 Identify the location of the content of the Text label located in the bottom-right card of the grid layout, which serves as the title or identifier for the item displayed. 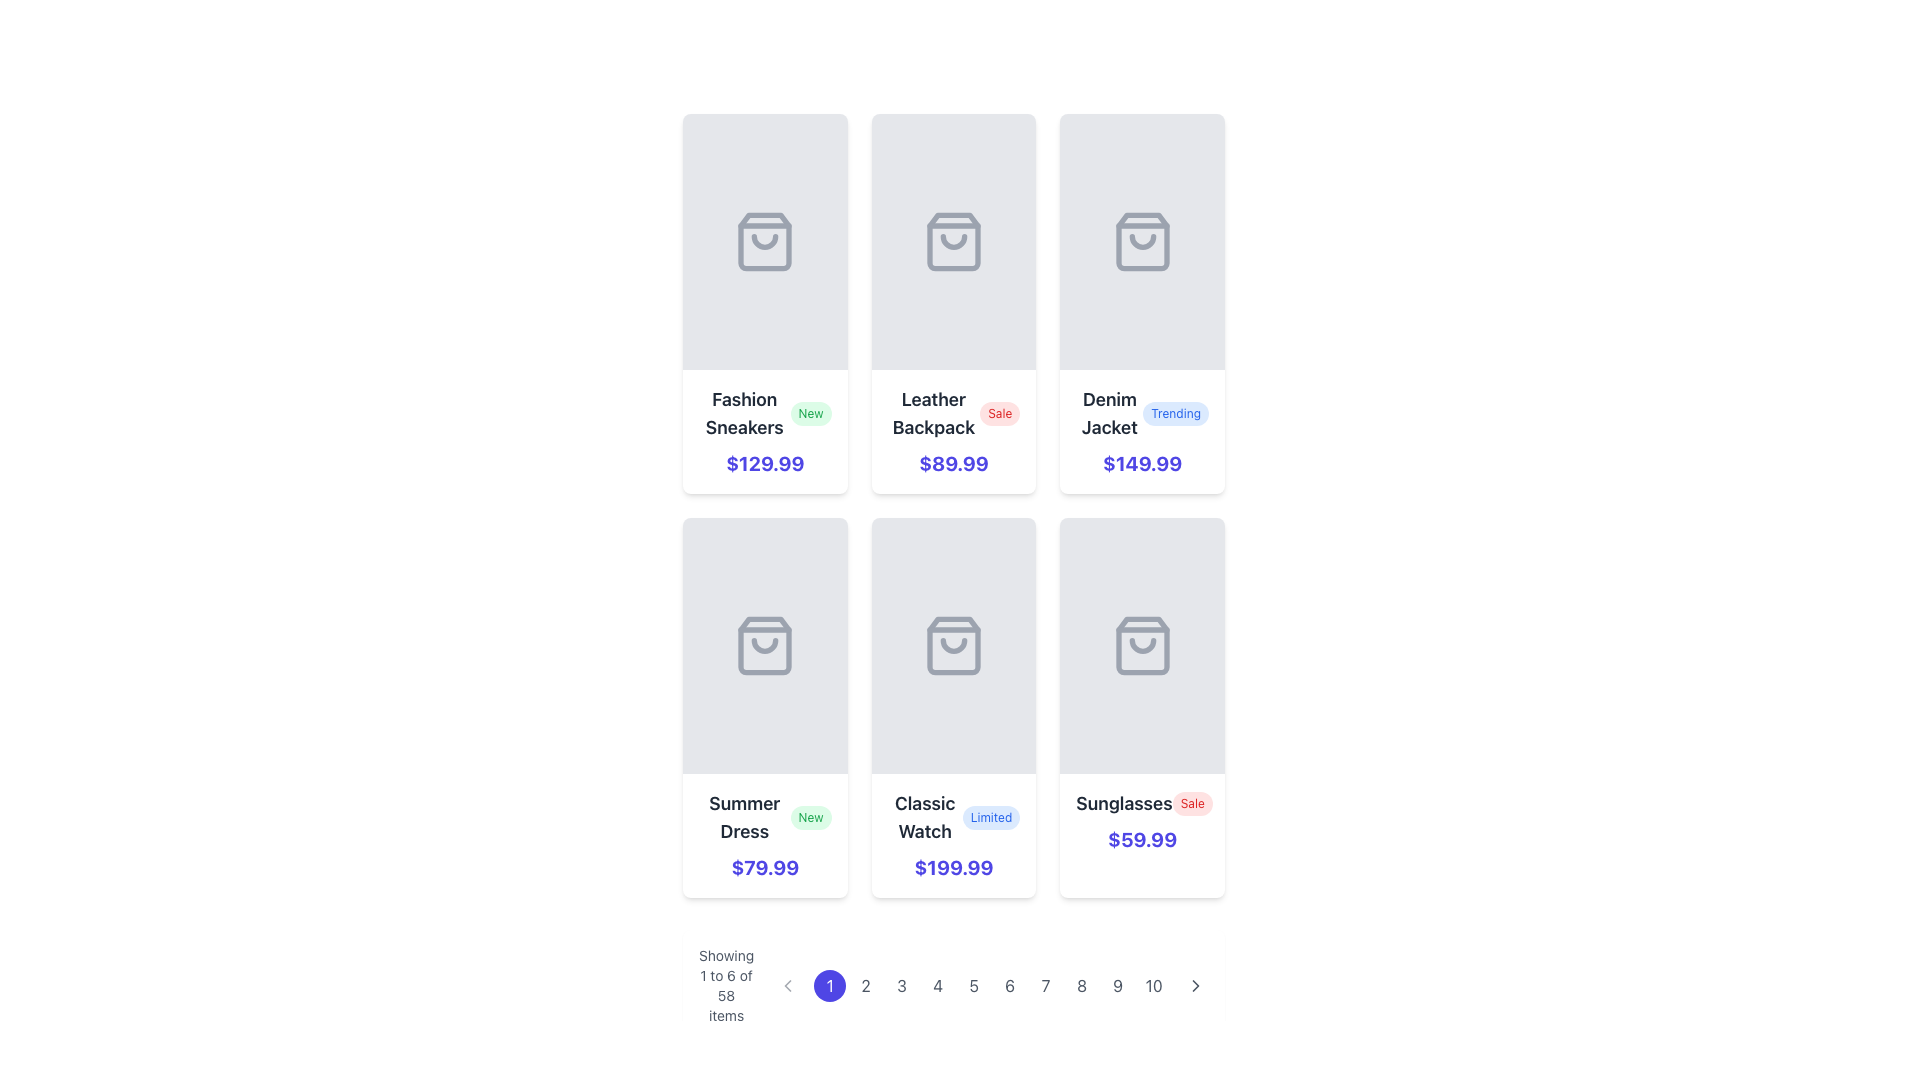
(1124, 802).